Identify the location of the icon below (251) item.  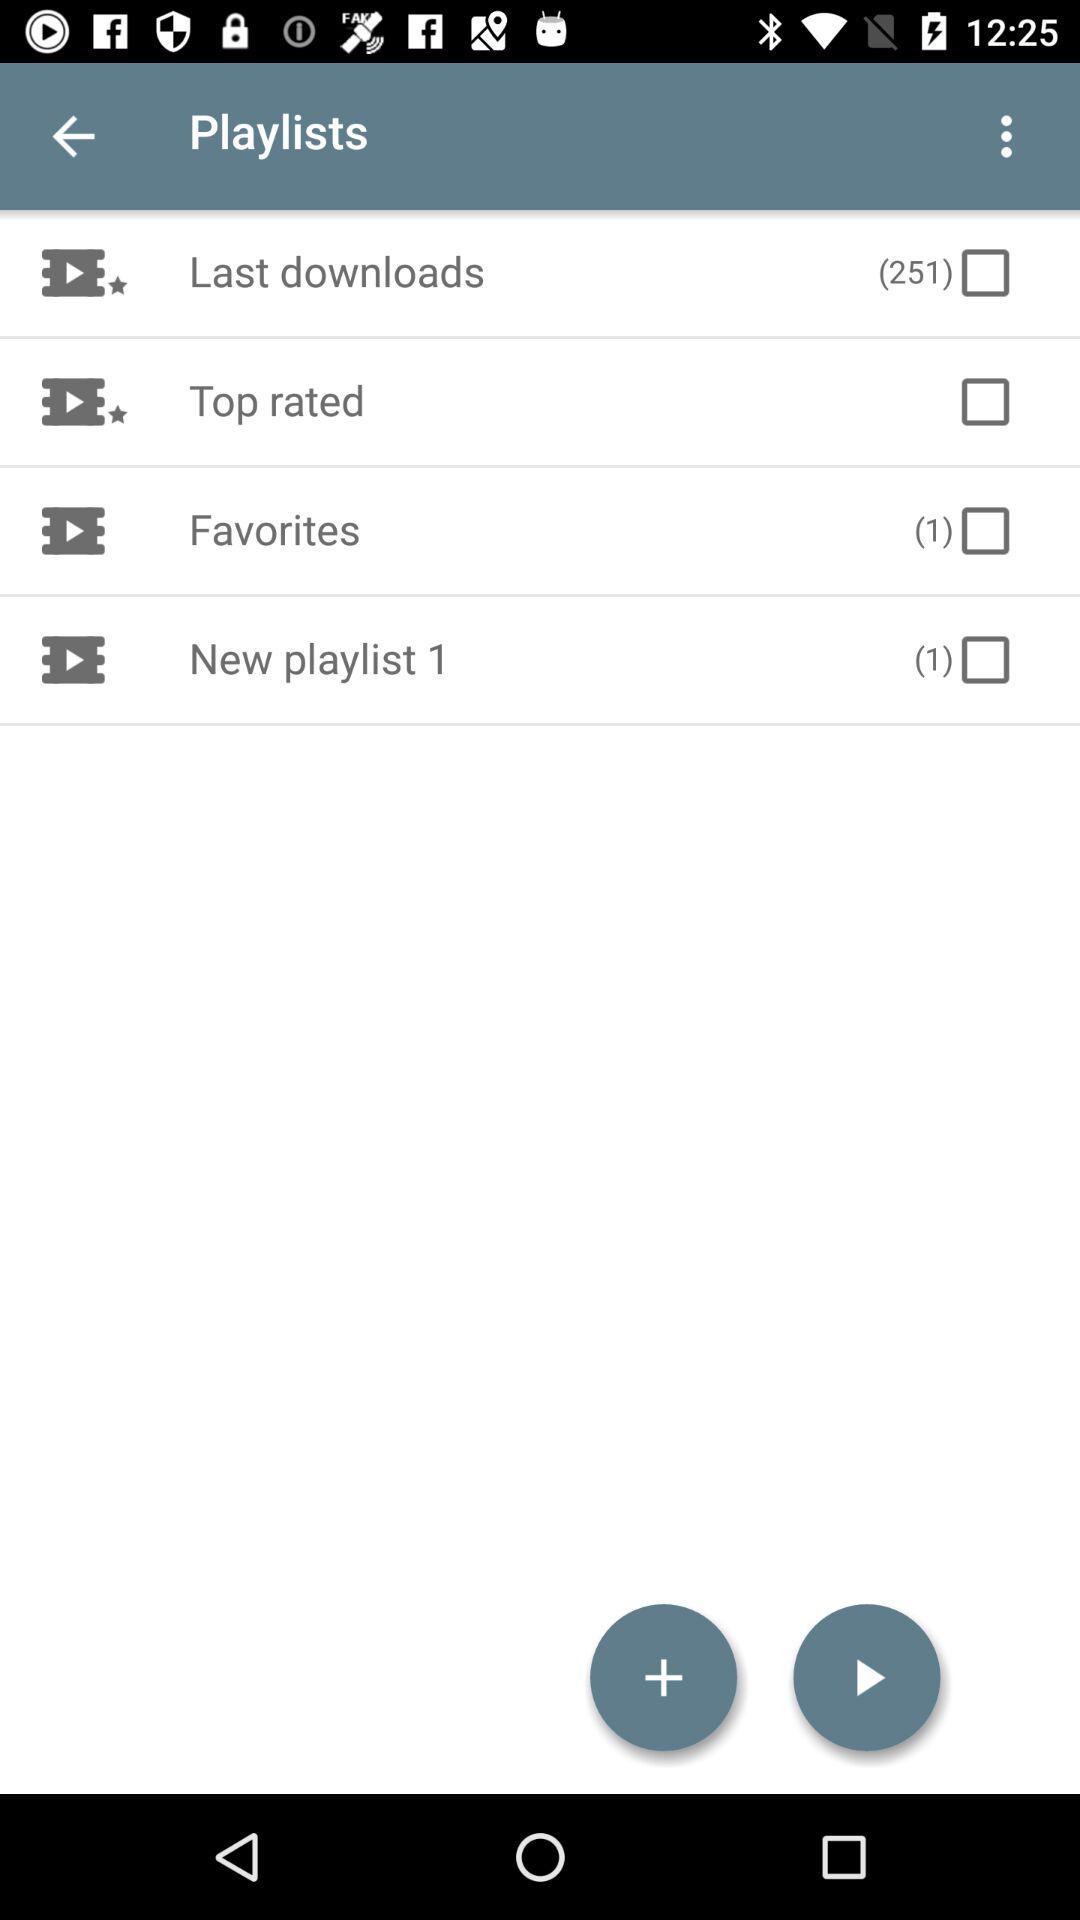
(984, 401).